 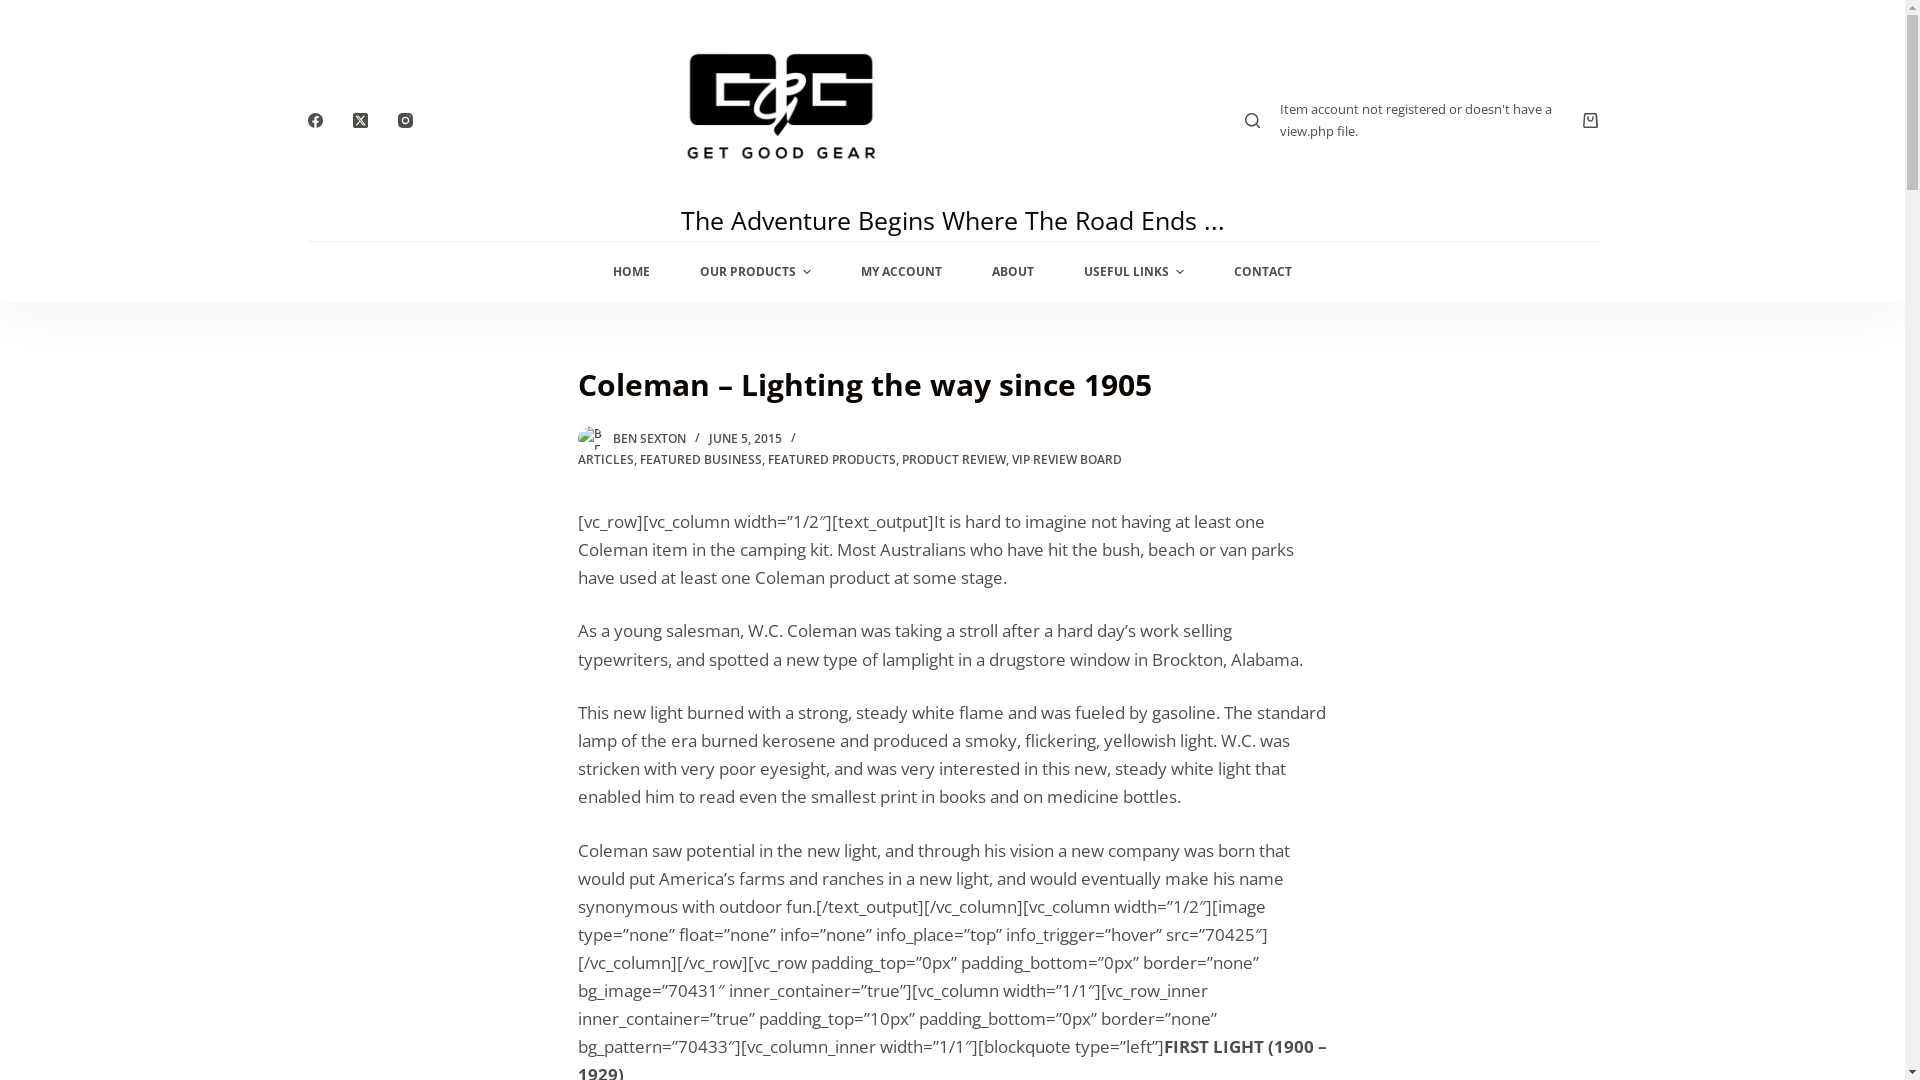 What do you see at coordinates (754, 272) in the screenshot?
I see `'OUR PRODUCTS'` at bounding box center [754, 272].